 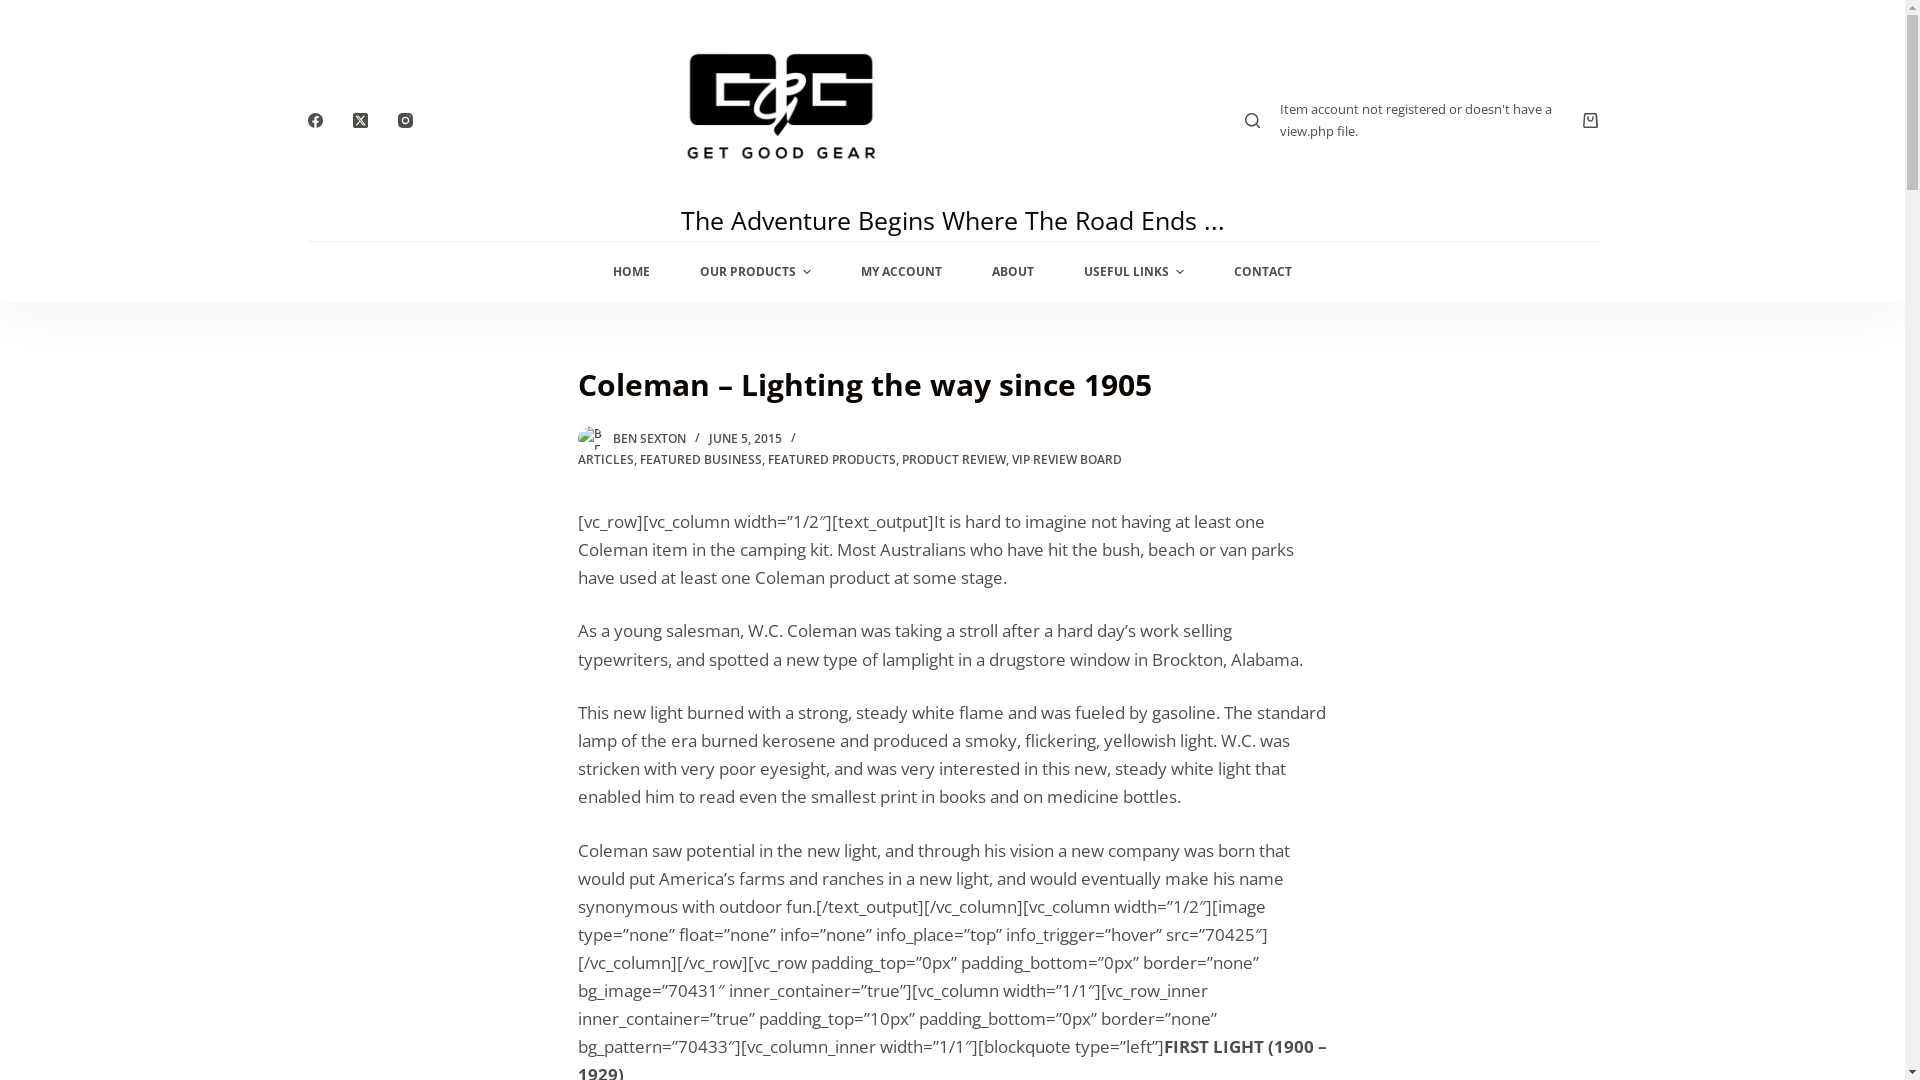 What do you see at coordinates (754, 272) in the screenshot?
I see `'OUR PRODUCTS'` at bounding box center [754, 272].